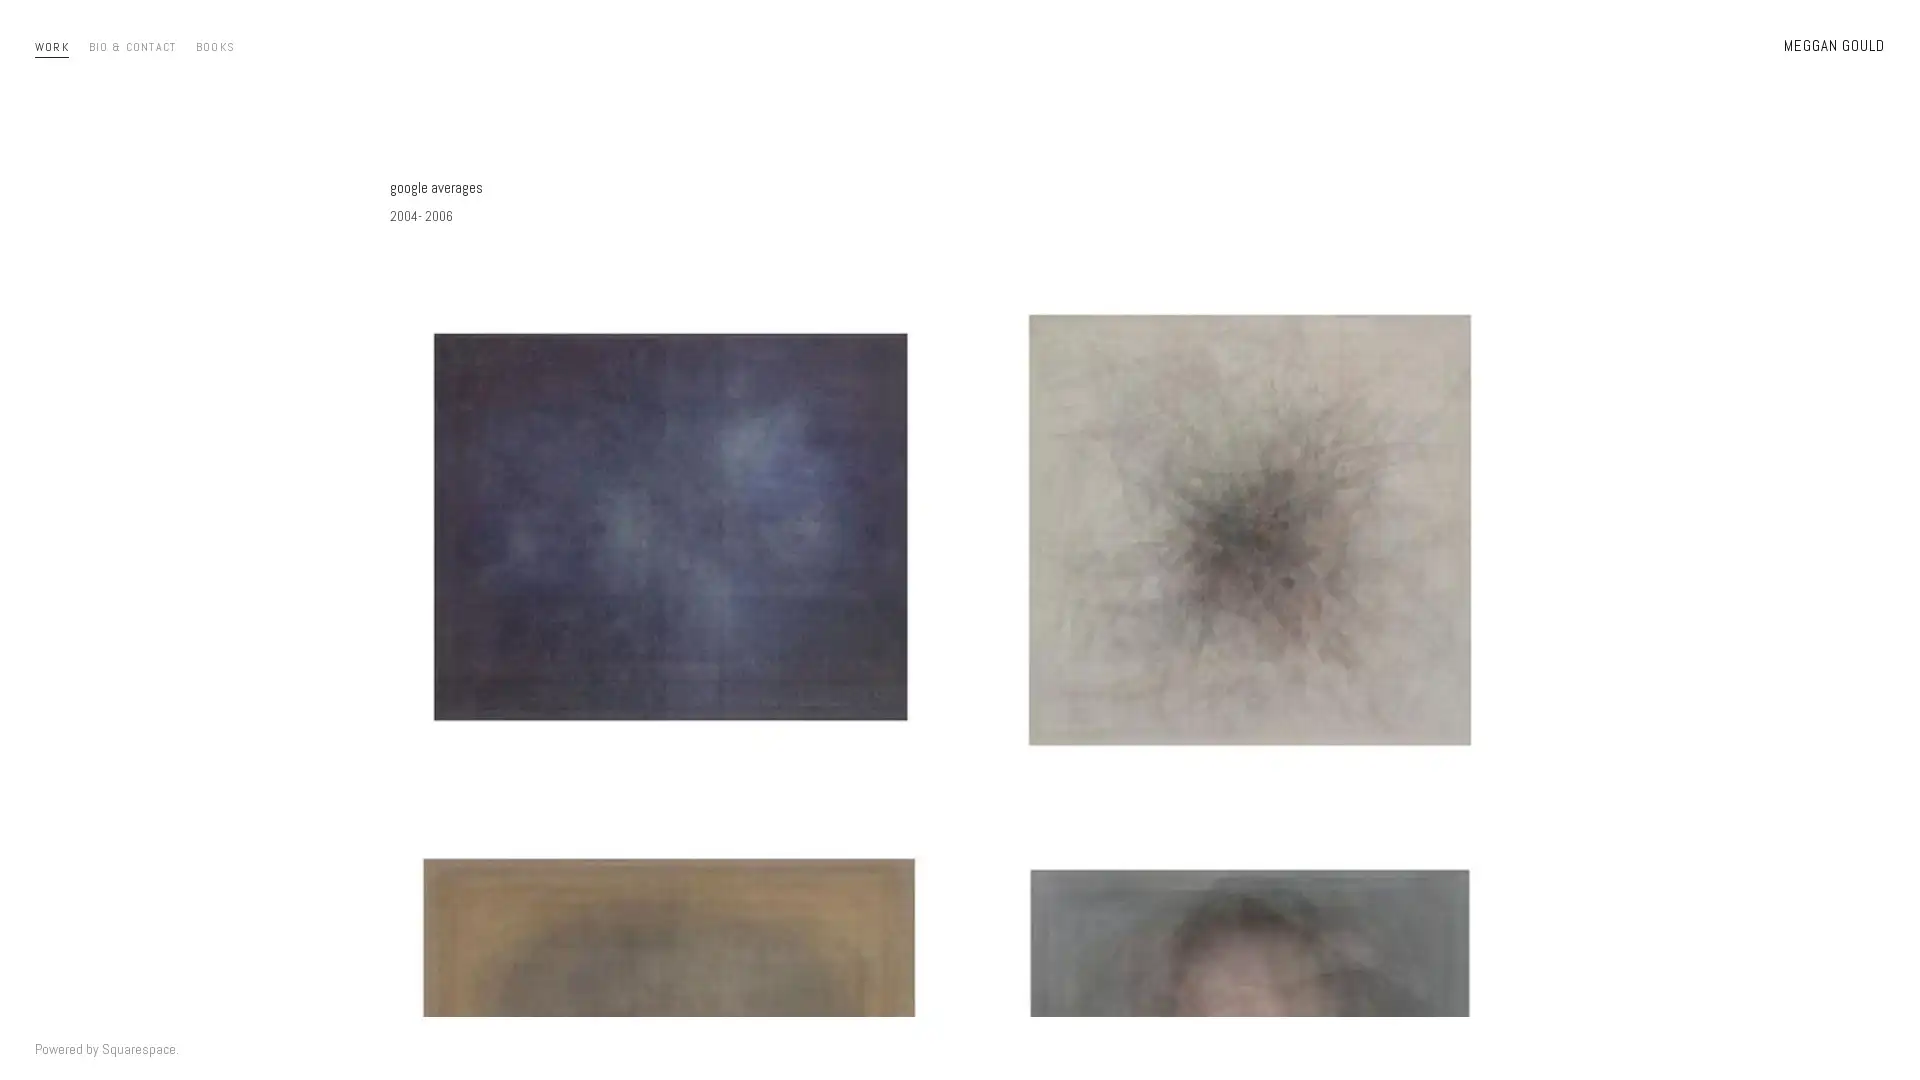 This screenshot has height=1080, width=1920. What do you see at coordinates (670, 528) in the screenshot?
I see `View fullsize pleiades_average.jpg` at bounding box center [670, 528].